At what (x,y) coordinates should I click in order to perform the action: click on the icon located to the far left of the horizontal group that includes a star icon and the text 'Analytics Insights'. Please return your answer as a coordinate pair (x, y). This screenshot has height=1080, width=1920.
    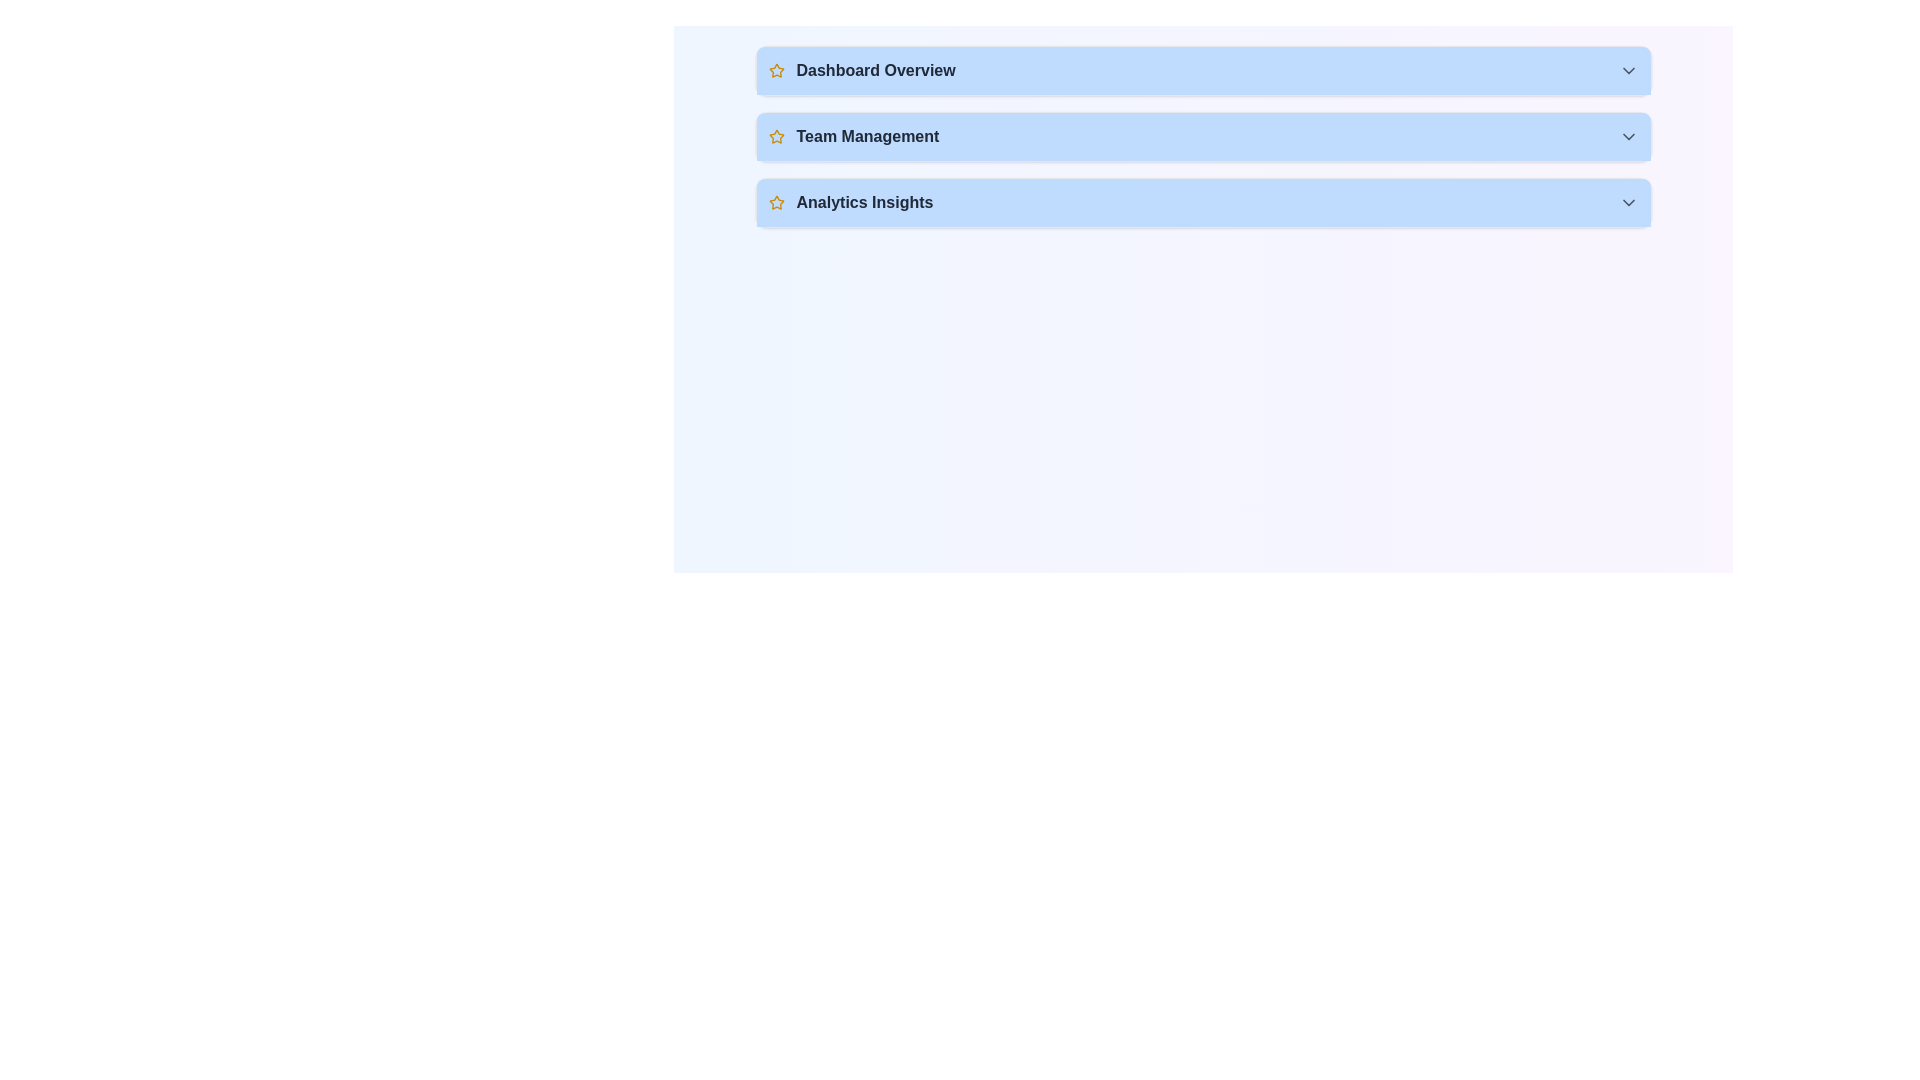
    Looking at the image, I should click on (775, 203).